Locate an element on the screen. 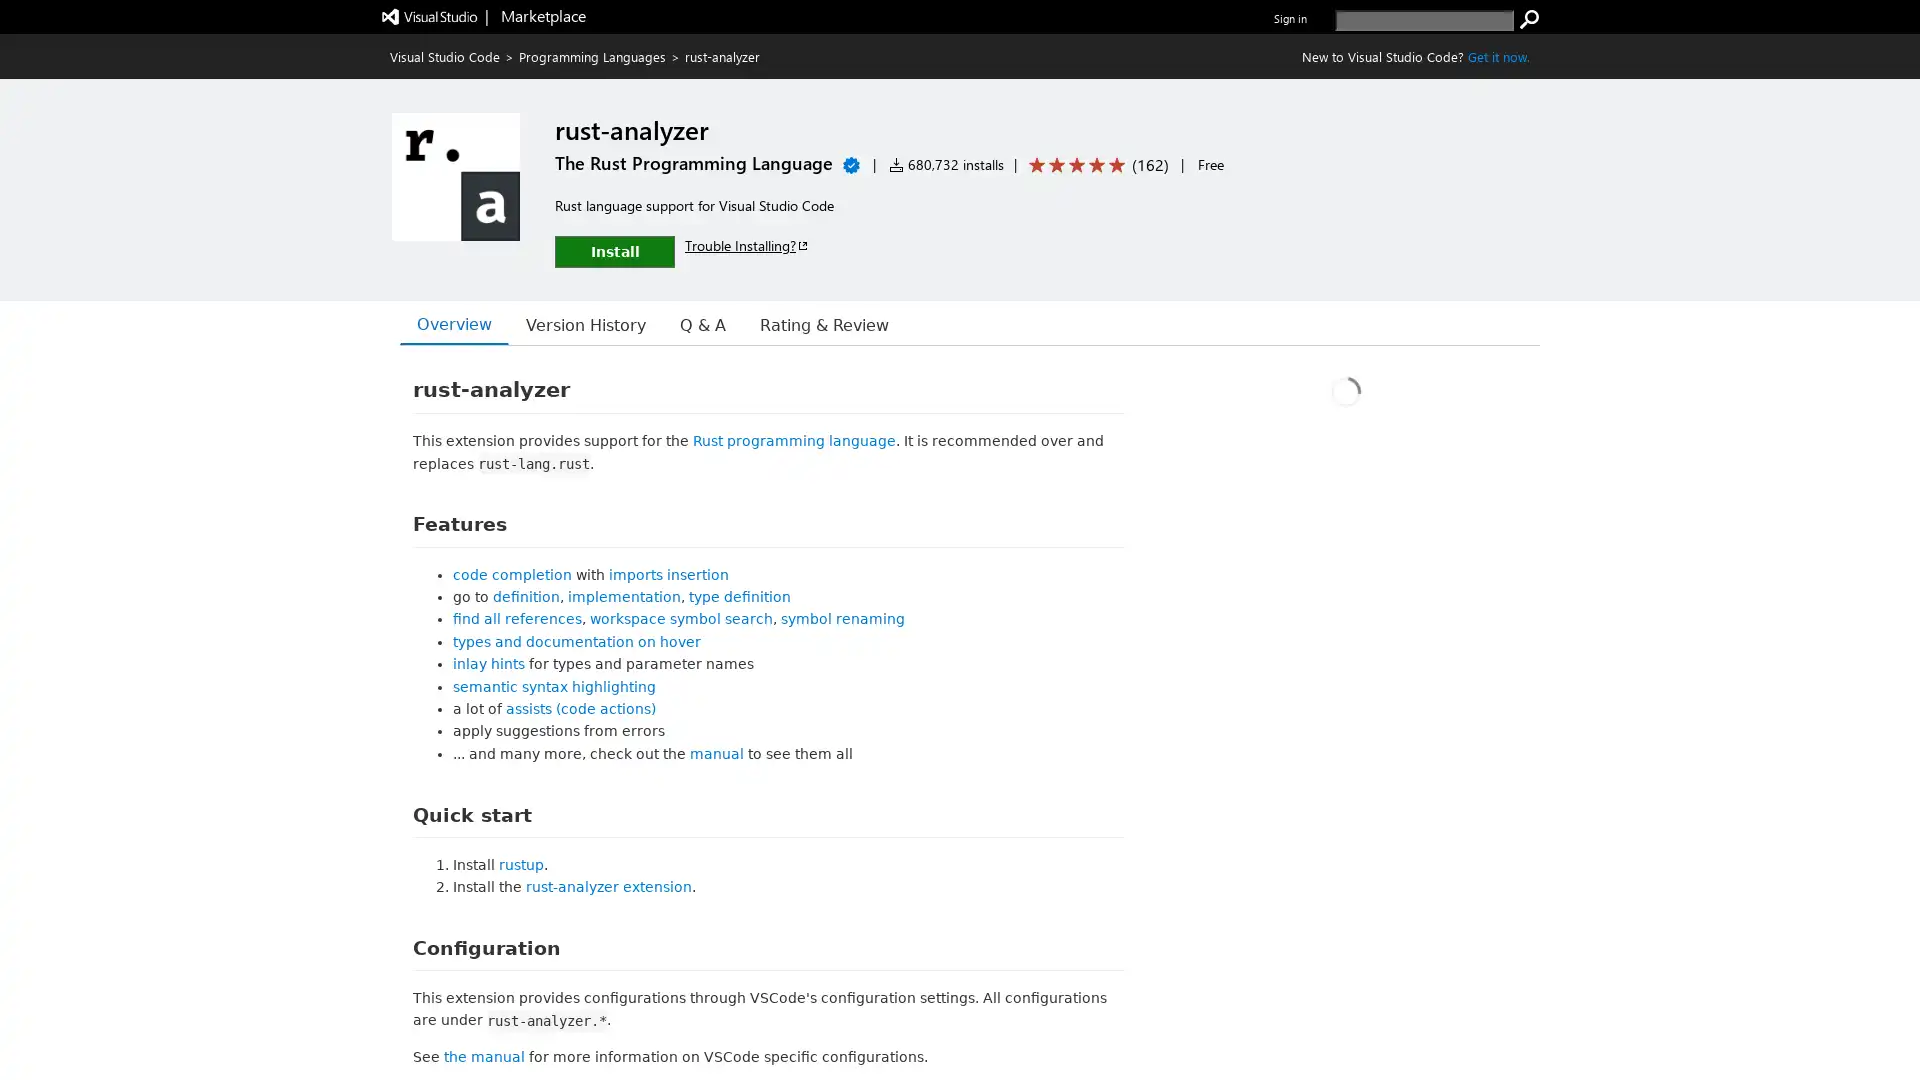  Rating & Review is located at coordinates (790, 323).